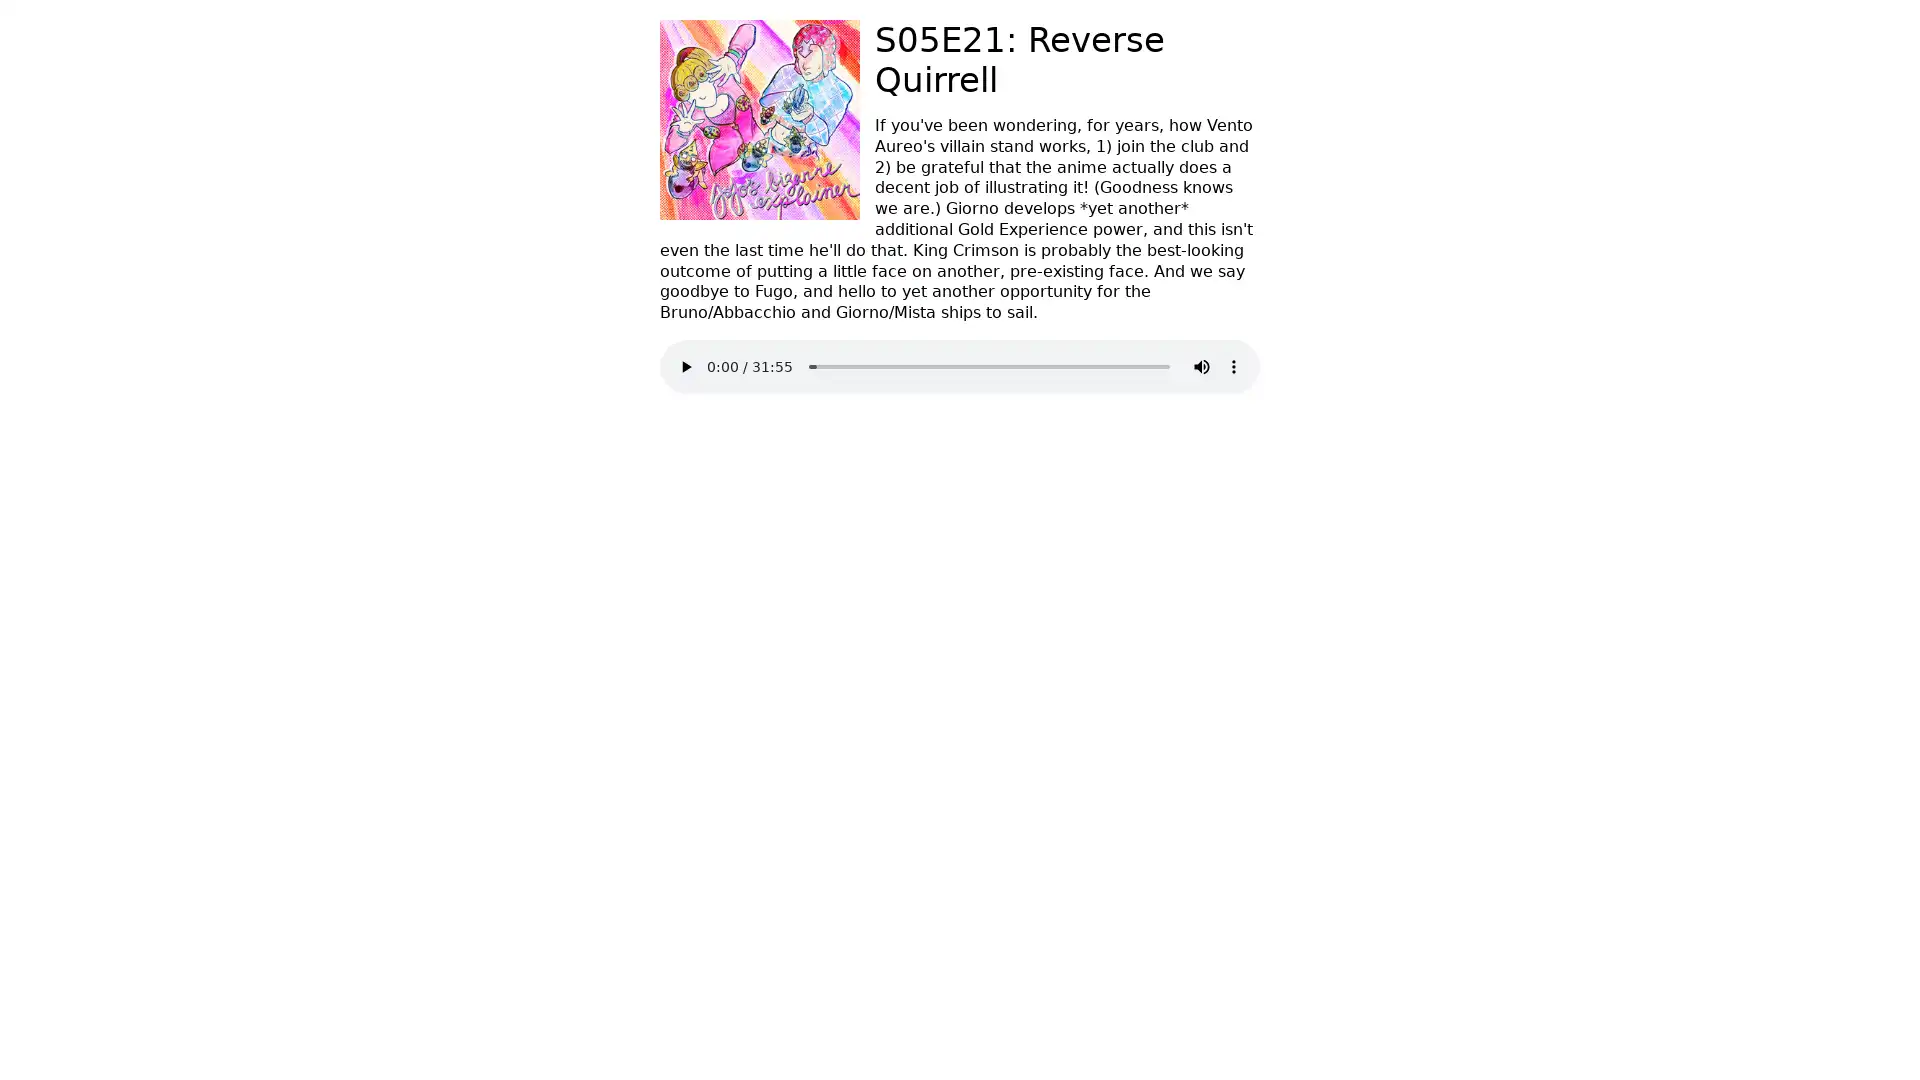  I want to click on play, so click(686, 366).